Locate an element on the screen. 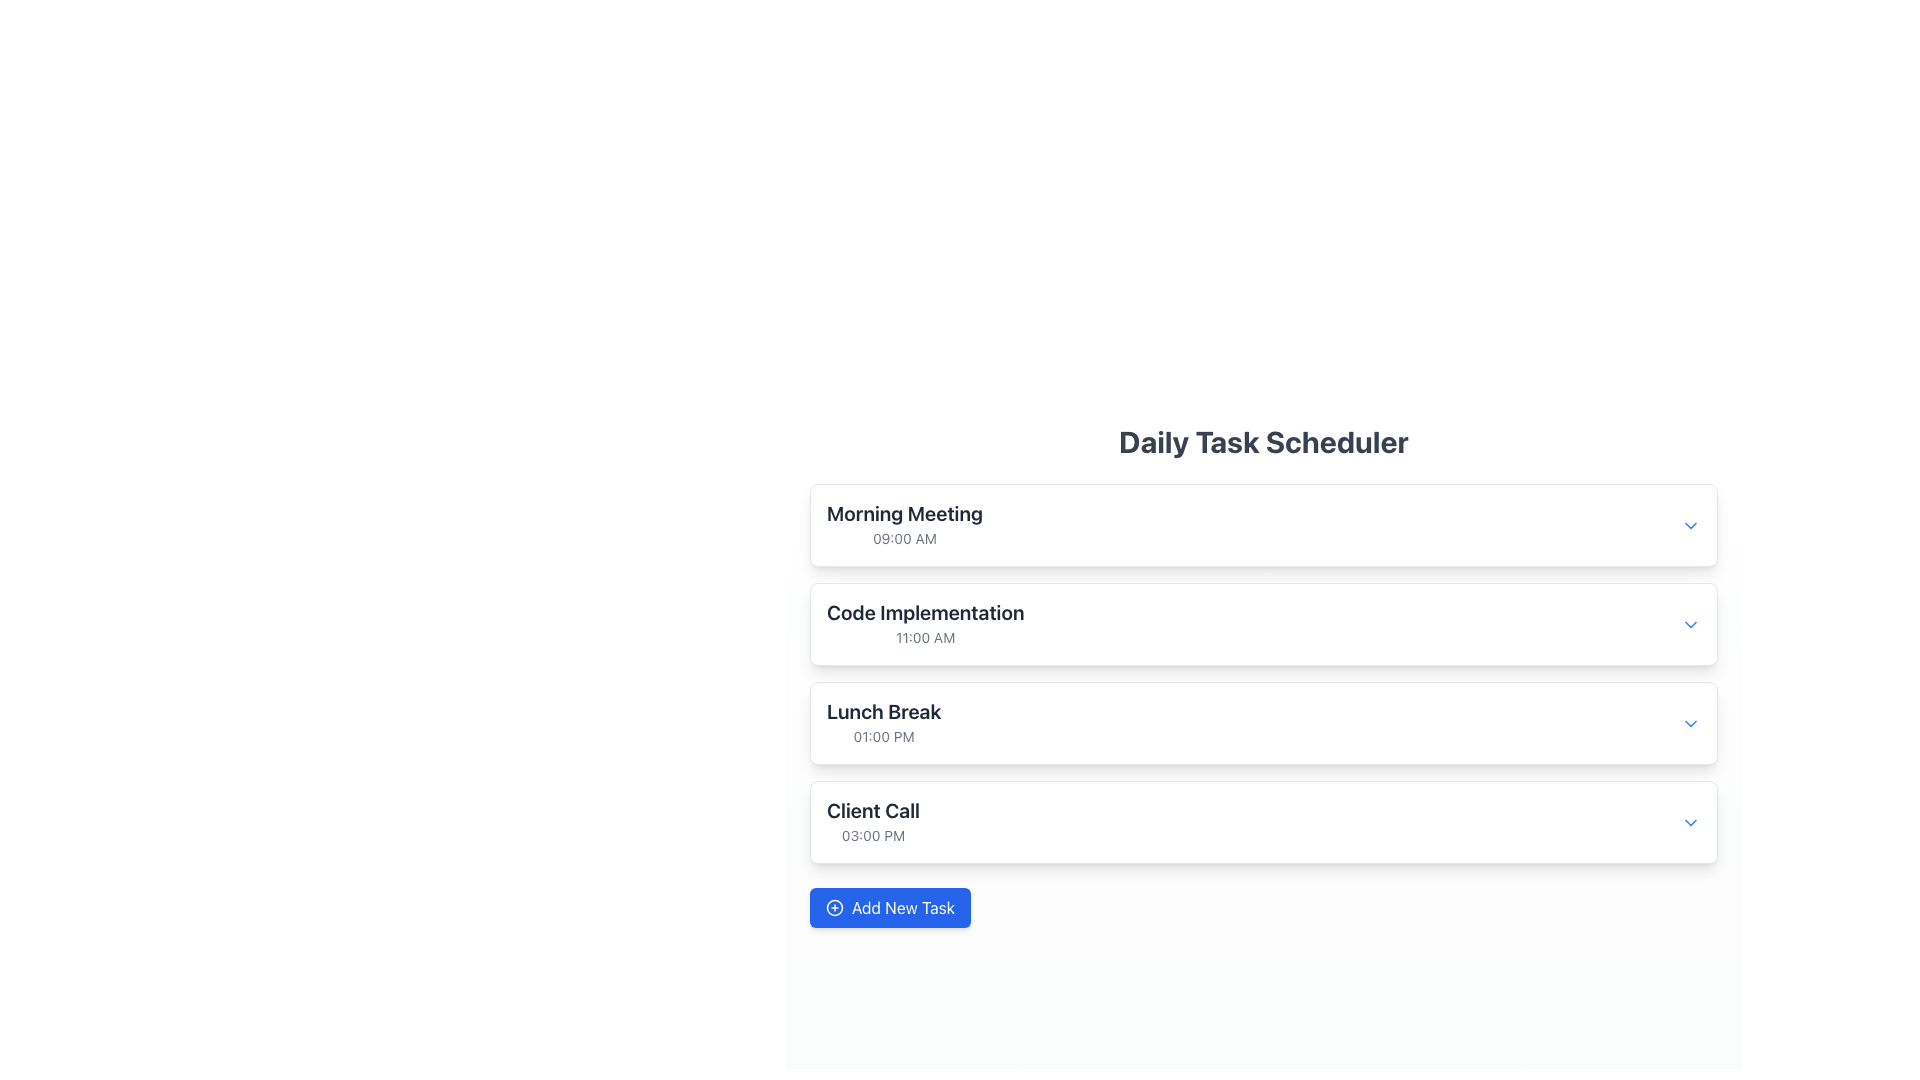  the icon representing the action of adding a new task, which is located to the left of the 'Add New Task' button at the bottom of the interface is located at coordinates (835, 907).